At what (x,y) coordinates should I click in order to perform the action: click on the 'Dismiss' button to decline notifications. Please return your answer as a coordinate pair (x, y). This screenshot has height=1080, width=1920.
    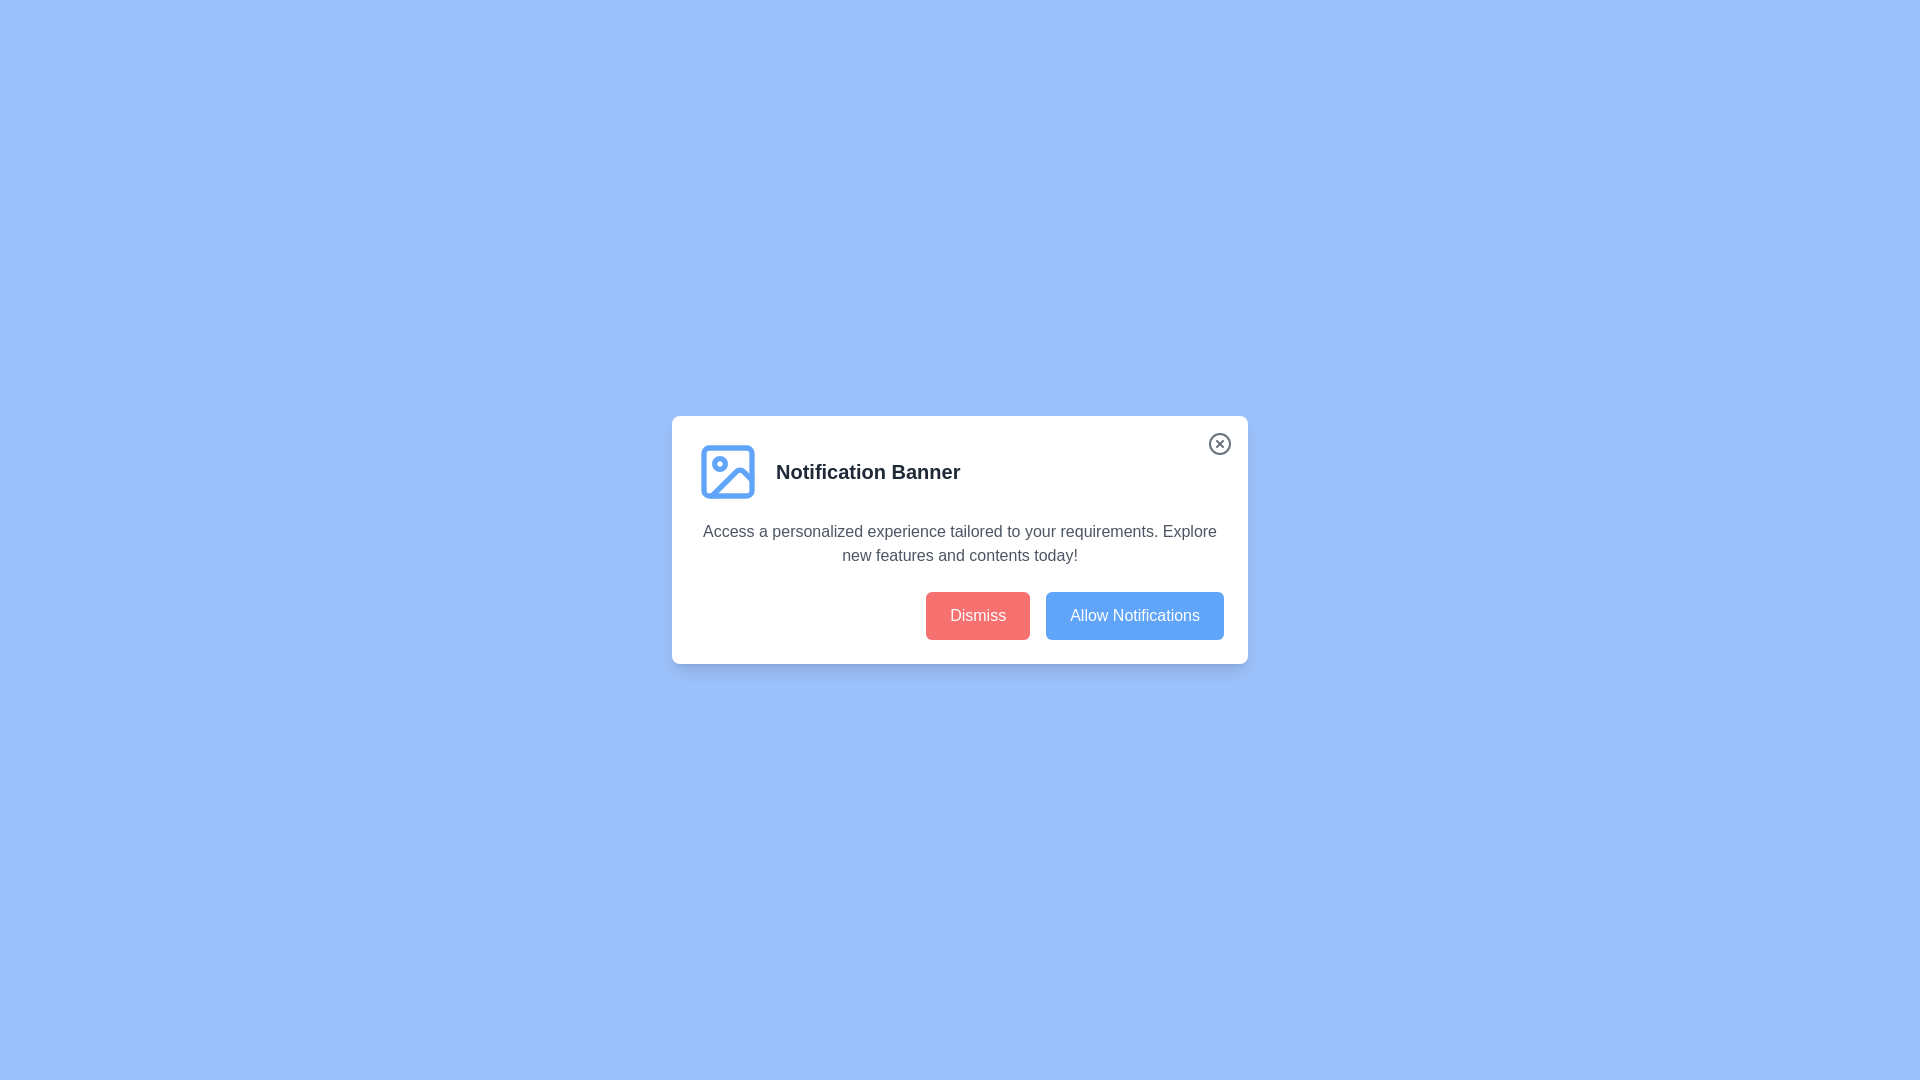
    Looking at the image, I should click on (978, 615).